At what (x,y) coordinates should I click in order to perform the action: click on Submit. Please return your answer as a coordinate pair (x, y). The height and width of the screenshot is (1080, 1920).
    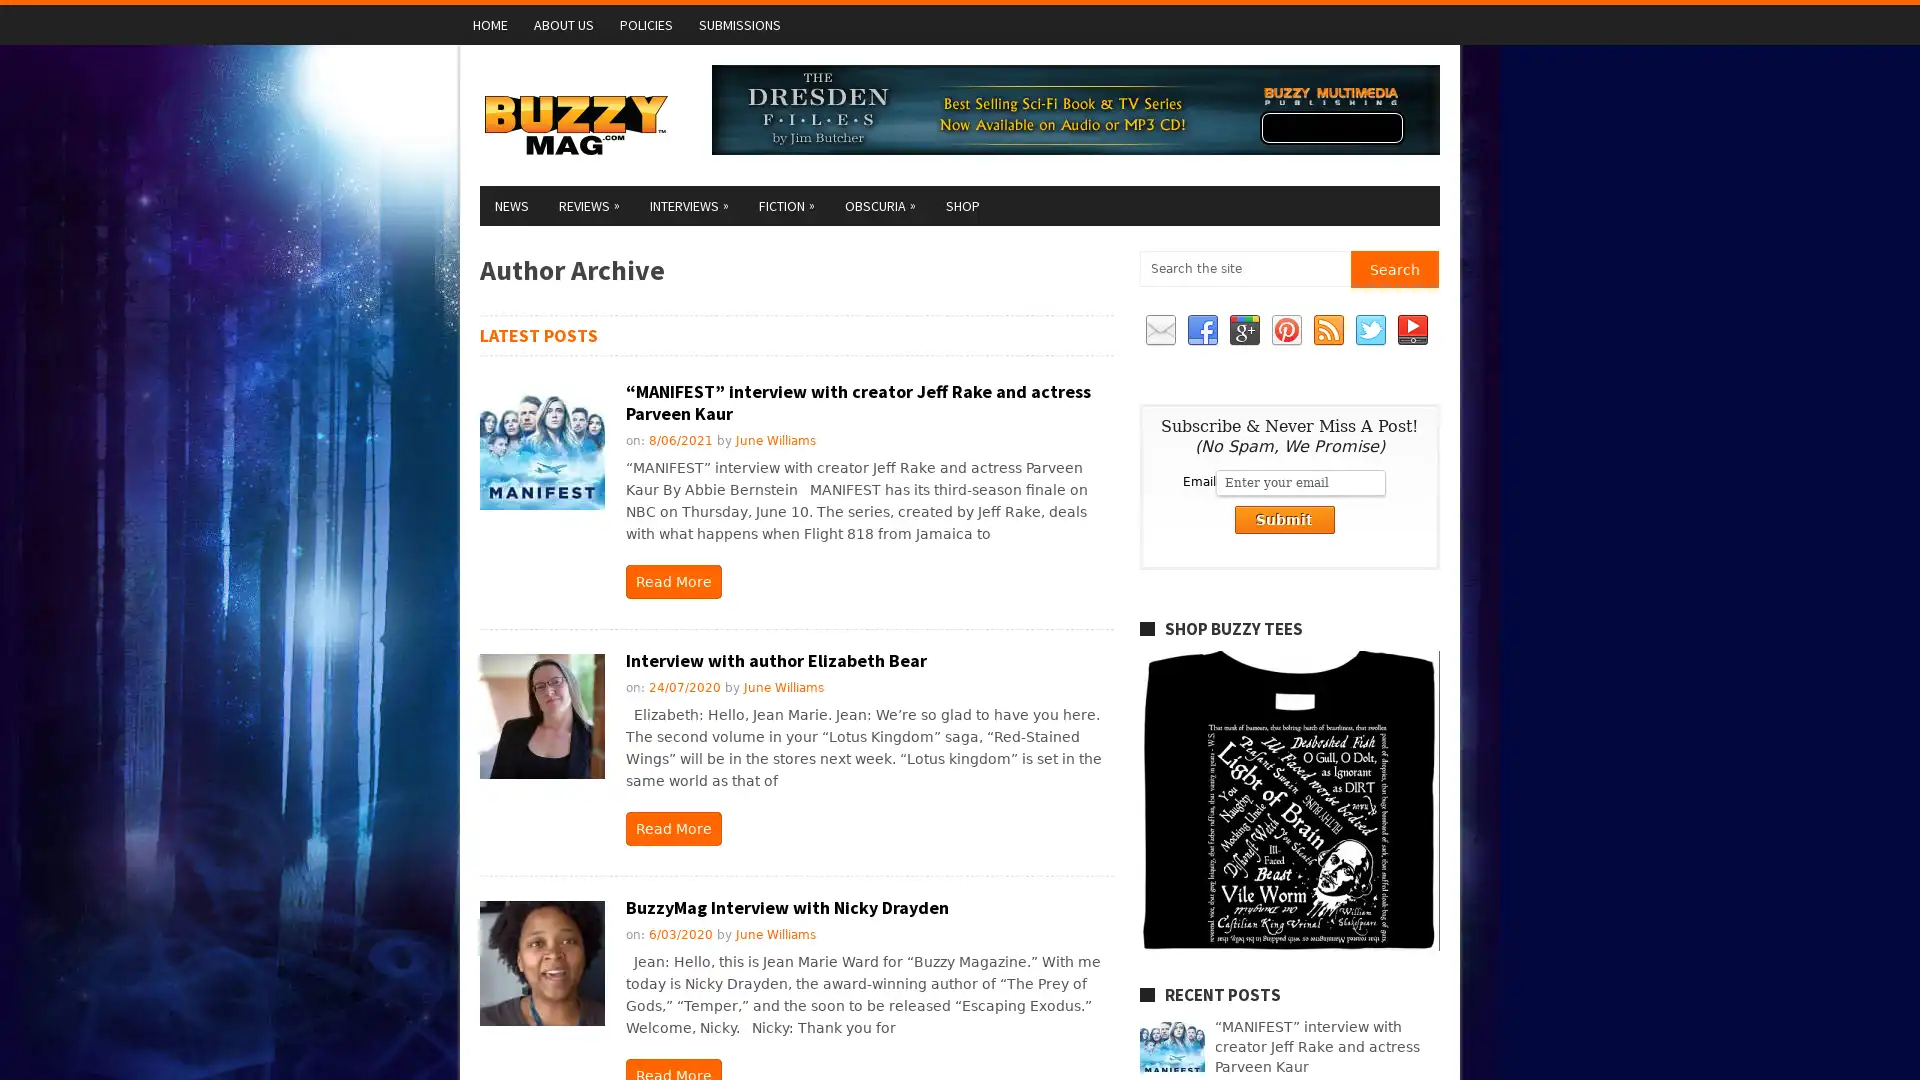
    Looking at the image, I should click on (1283, 519).